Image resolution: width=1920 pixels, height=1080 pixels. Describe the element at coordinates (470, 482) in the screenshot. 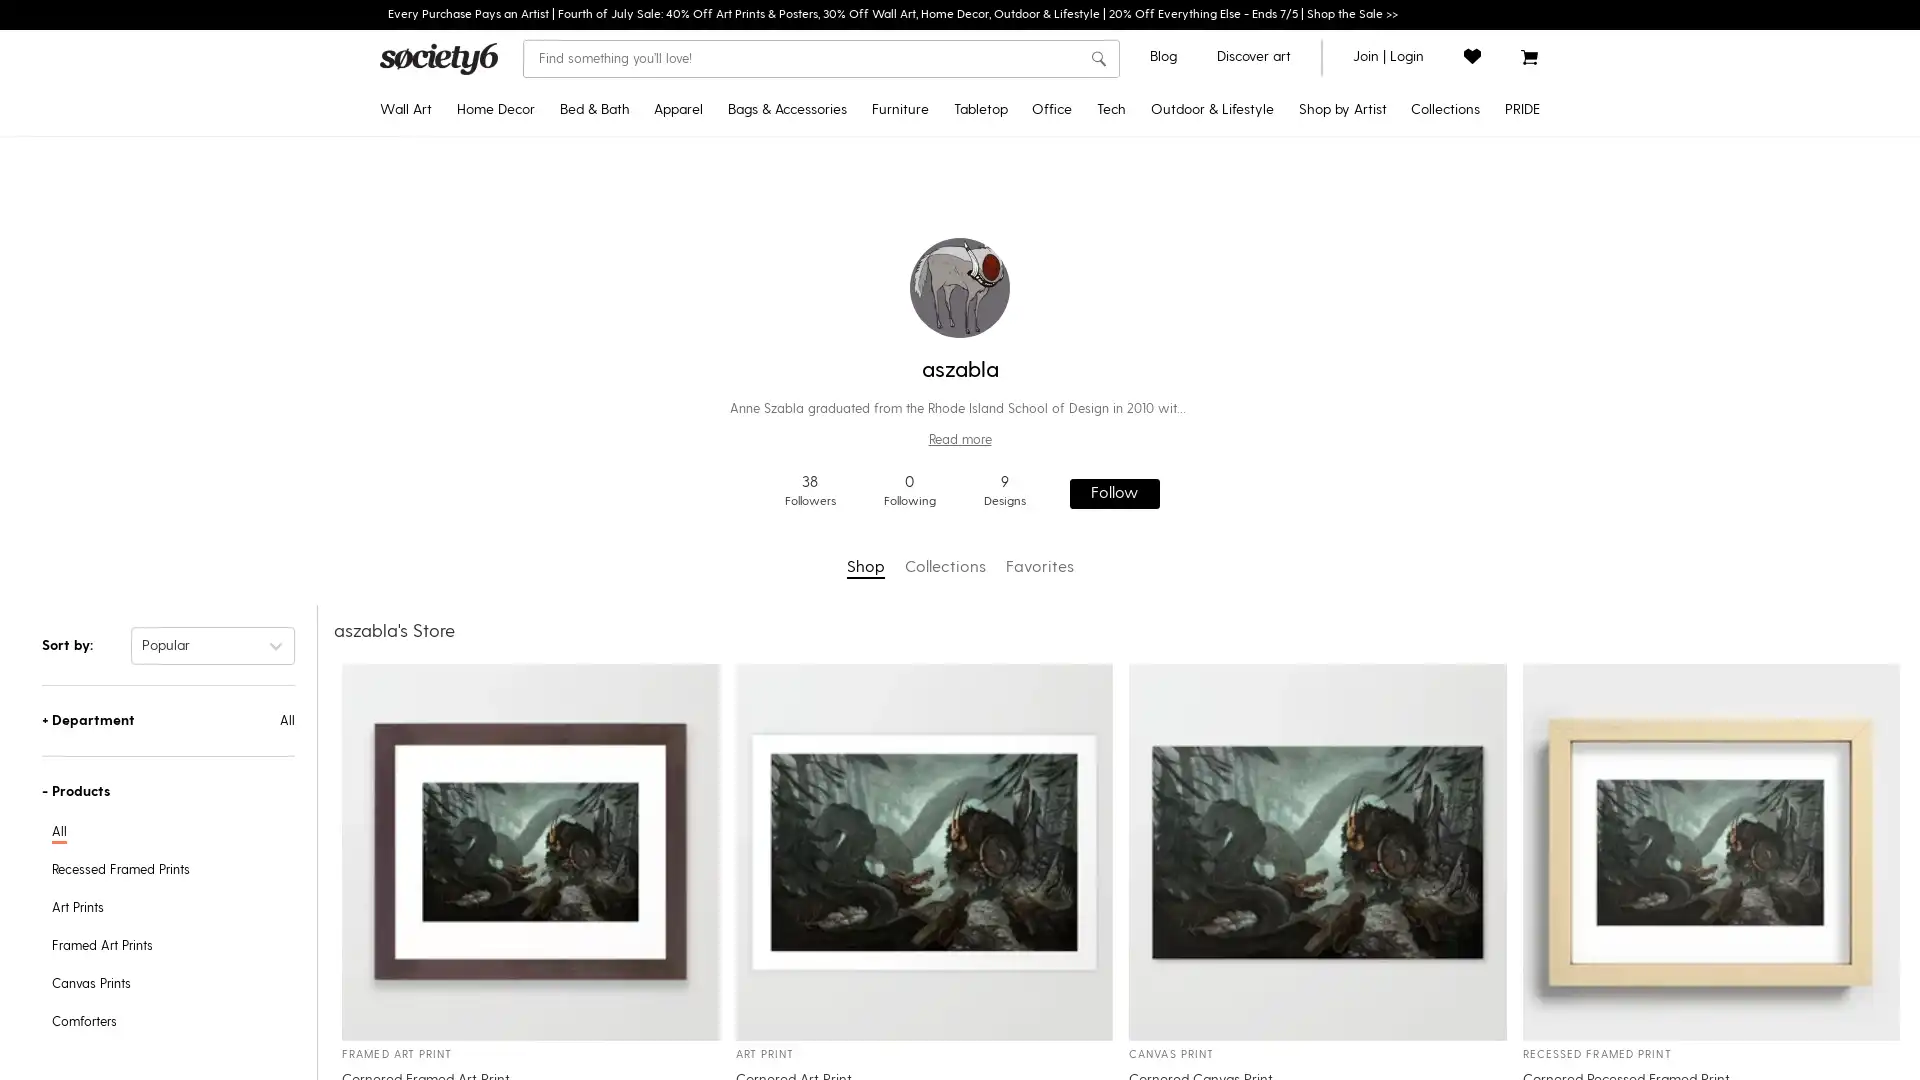

I see `Wood Wall Art` at that location.